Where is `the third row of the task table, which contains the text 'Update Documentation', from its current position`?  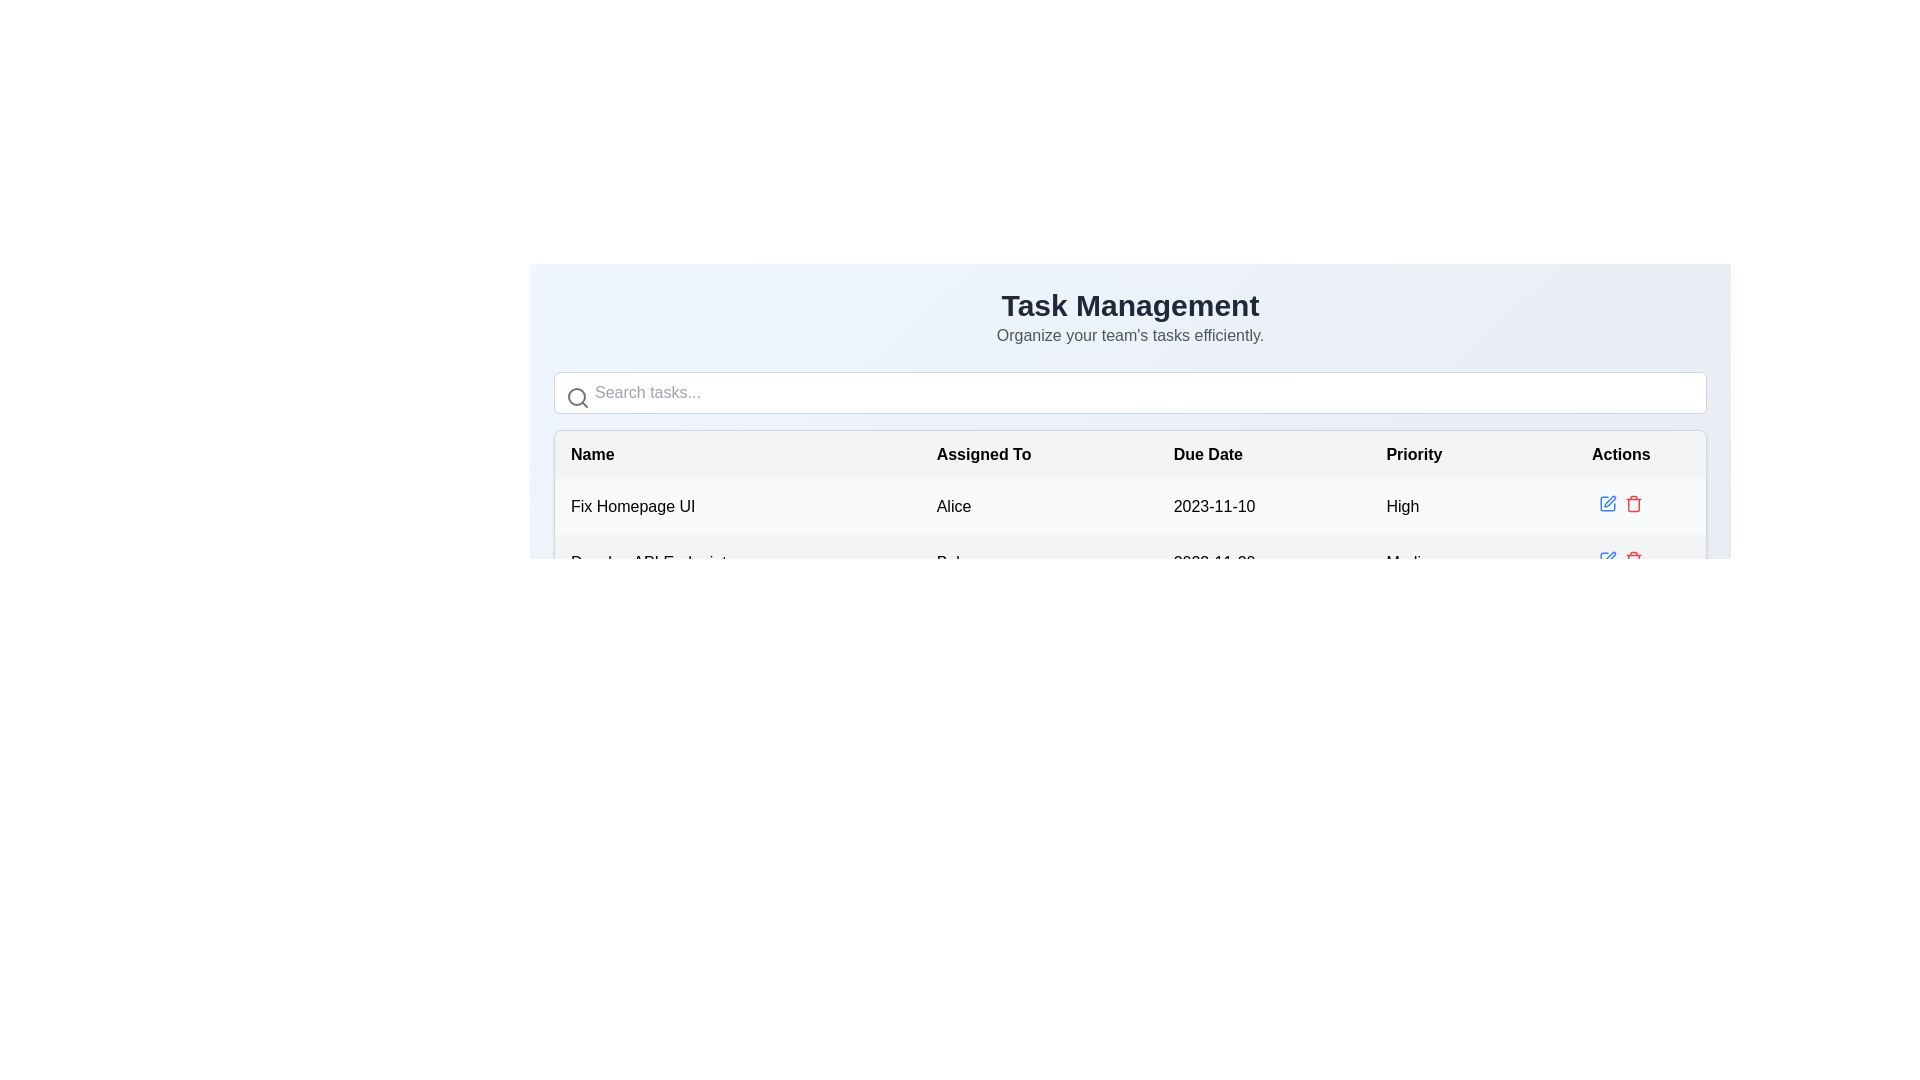
the third row of the task table, which contains the text 'Update Documentation', from its current position is located at coordinates (1130, 617).